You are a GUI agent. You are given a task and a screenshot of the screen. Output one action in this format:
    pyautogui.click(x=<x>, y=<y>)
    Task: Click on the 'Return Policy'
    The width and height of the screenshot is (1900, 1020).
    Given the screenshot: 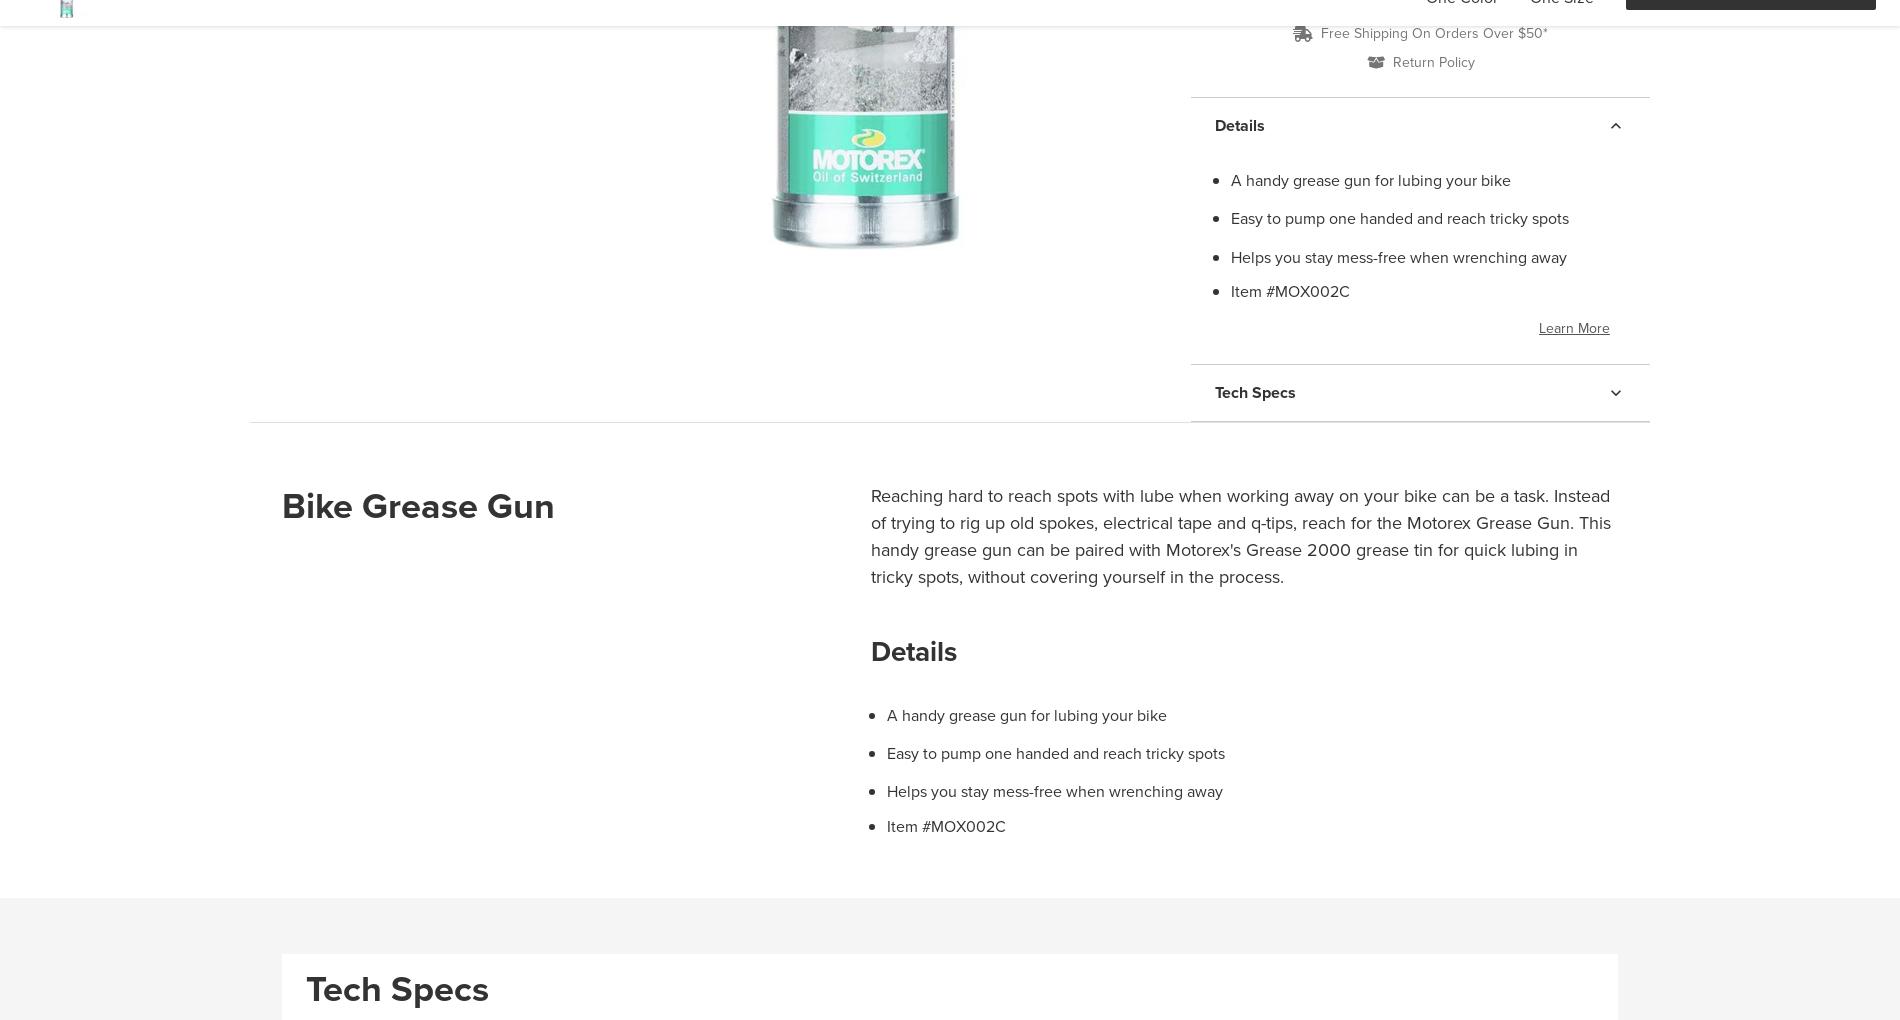 What is the action you would take?
    pyautogui.click(x=1432, y=62)
    